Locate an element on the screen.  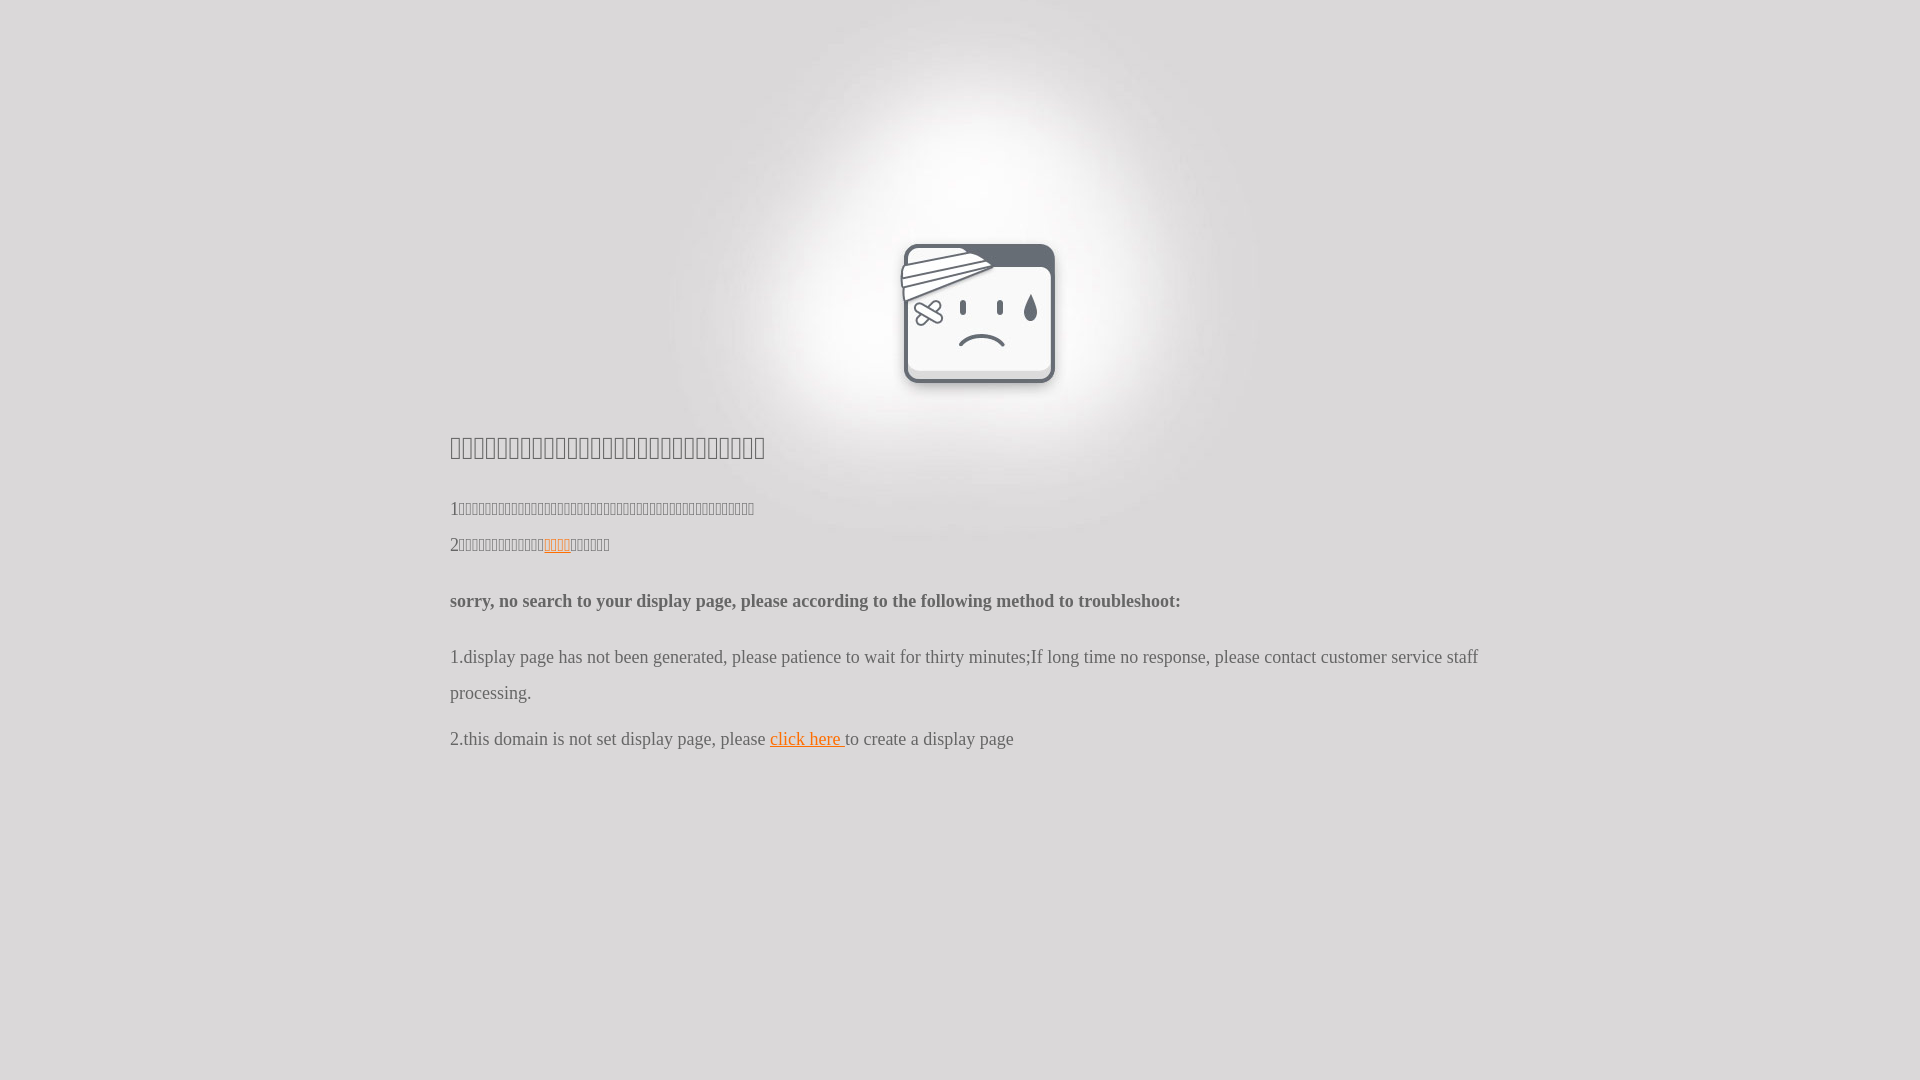
'click here' is located at coordinates (768, 739).